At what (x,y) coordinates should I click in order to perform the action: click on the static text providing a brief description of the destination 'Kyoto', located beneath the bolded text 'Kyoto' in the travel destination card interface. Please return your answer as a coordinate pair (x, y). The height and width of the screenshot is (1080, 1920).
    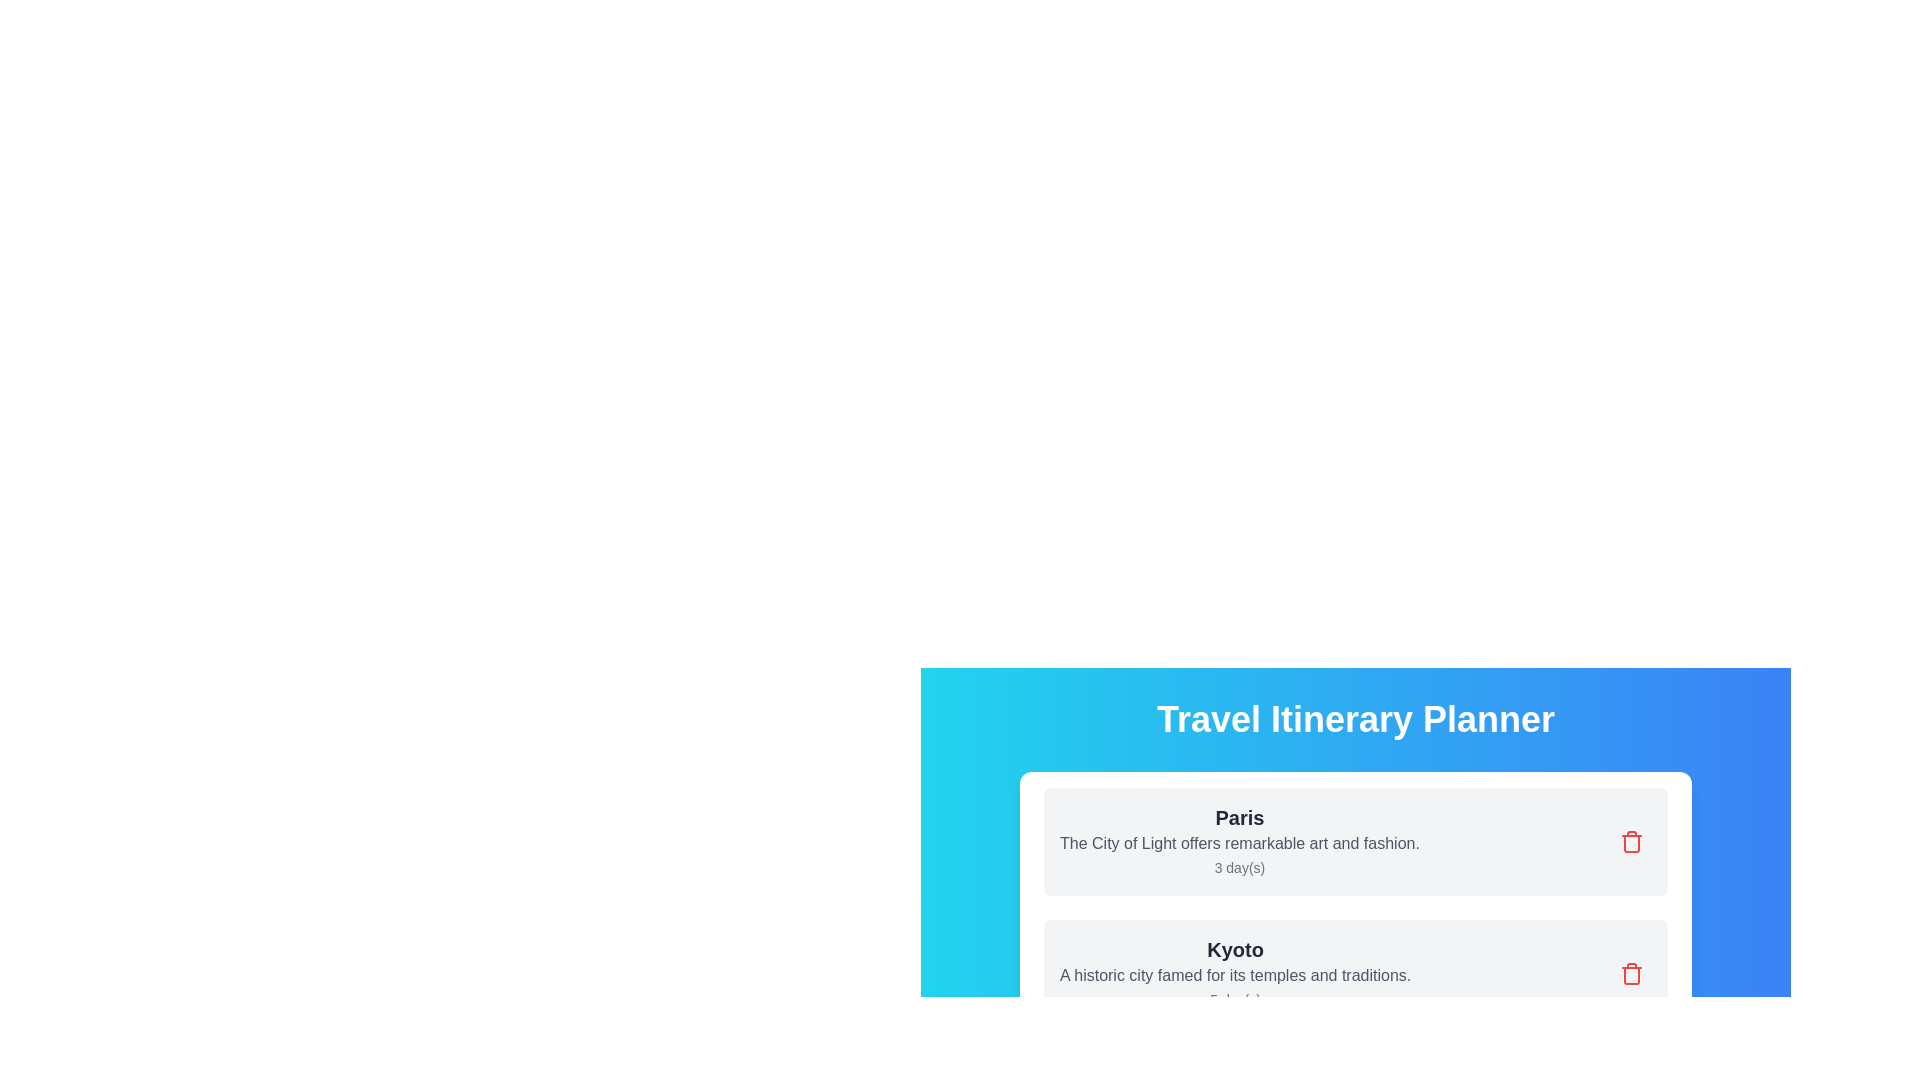
    Looking at the image, I should click on (1234, 974).